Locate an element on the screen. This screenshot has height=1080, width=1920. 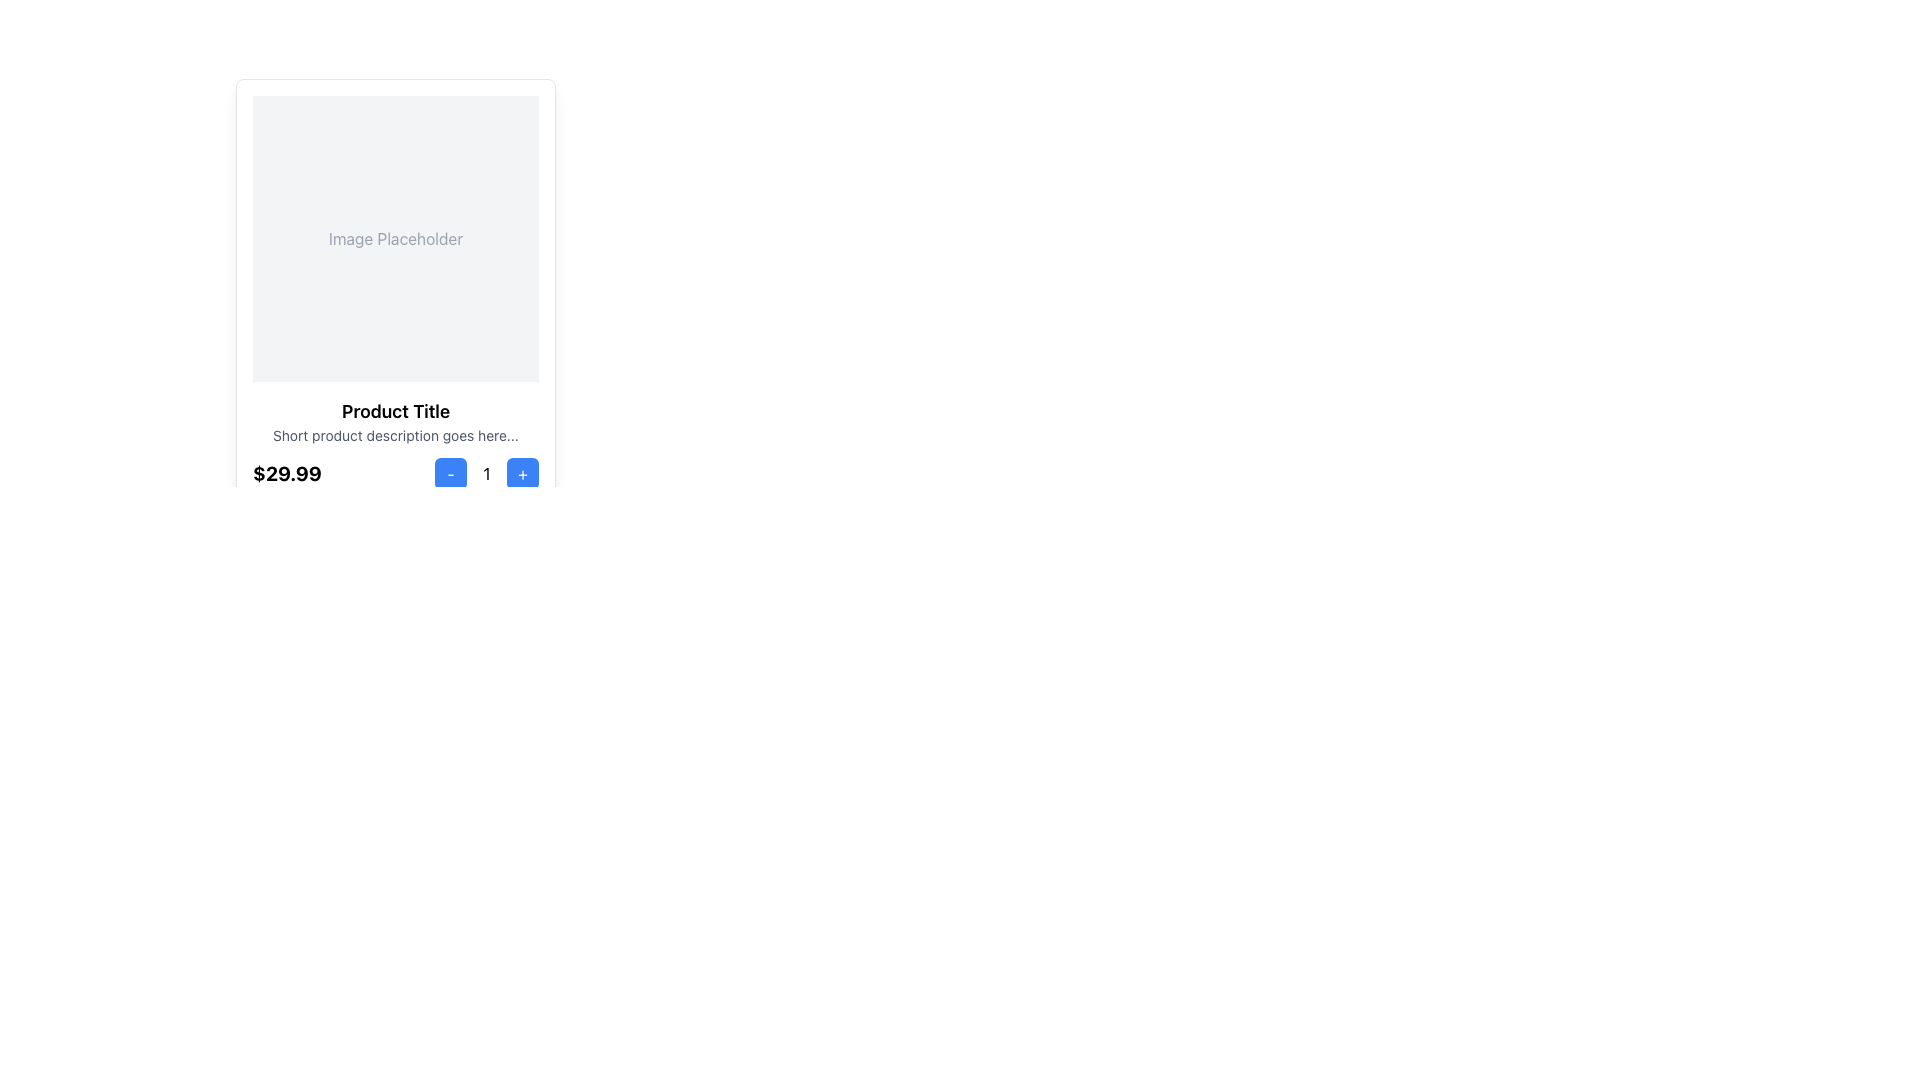
the text block displaying the product's title and brief description, positioned centrally below the image placeholder and above the price and quantity controls is located at coordinates (395, 420).